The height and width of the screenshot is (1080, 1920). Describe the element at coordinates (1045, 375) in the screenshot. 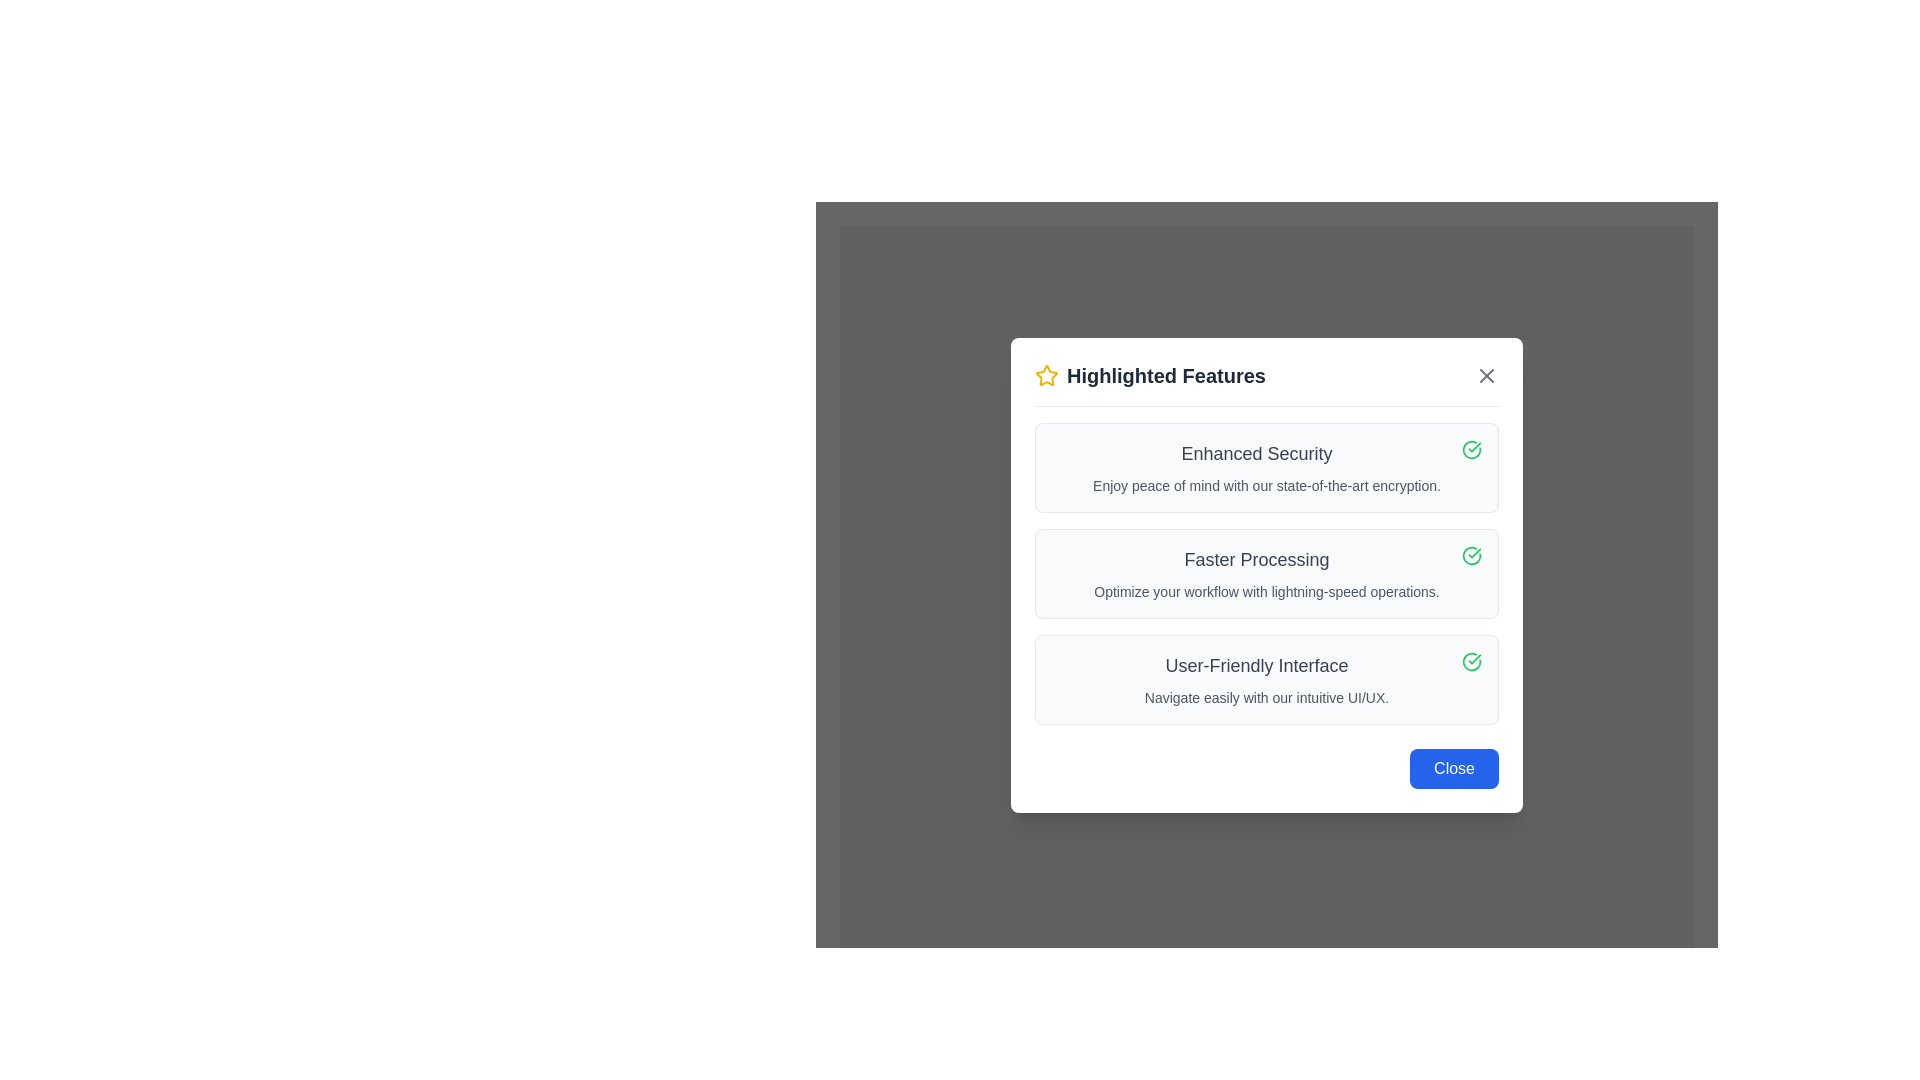

I see `the star icon in the 'Highlighted Features' modal window to signify importance and highlight special features` at that location.